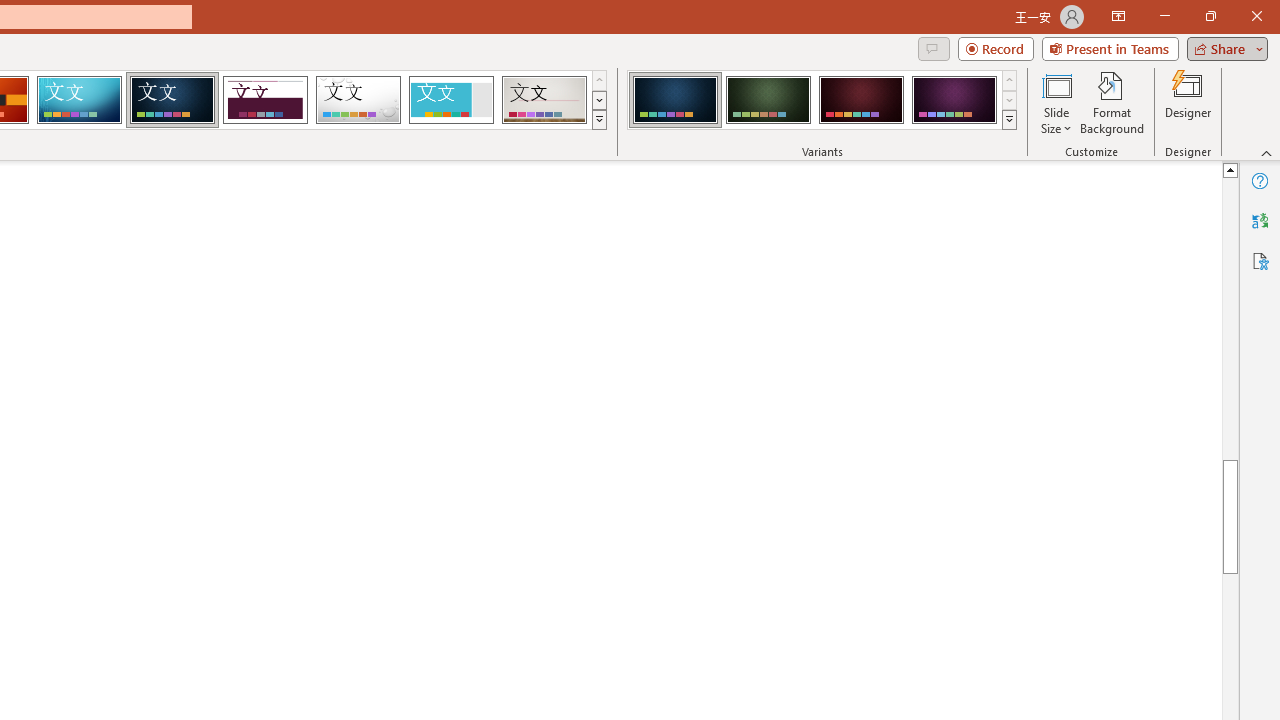  Describe the element at coordinates (675, 100) in the screenshot. I see `'Damask Variant 1'` at that location.